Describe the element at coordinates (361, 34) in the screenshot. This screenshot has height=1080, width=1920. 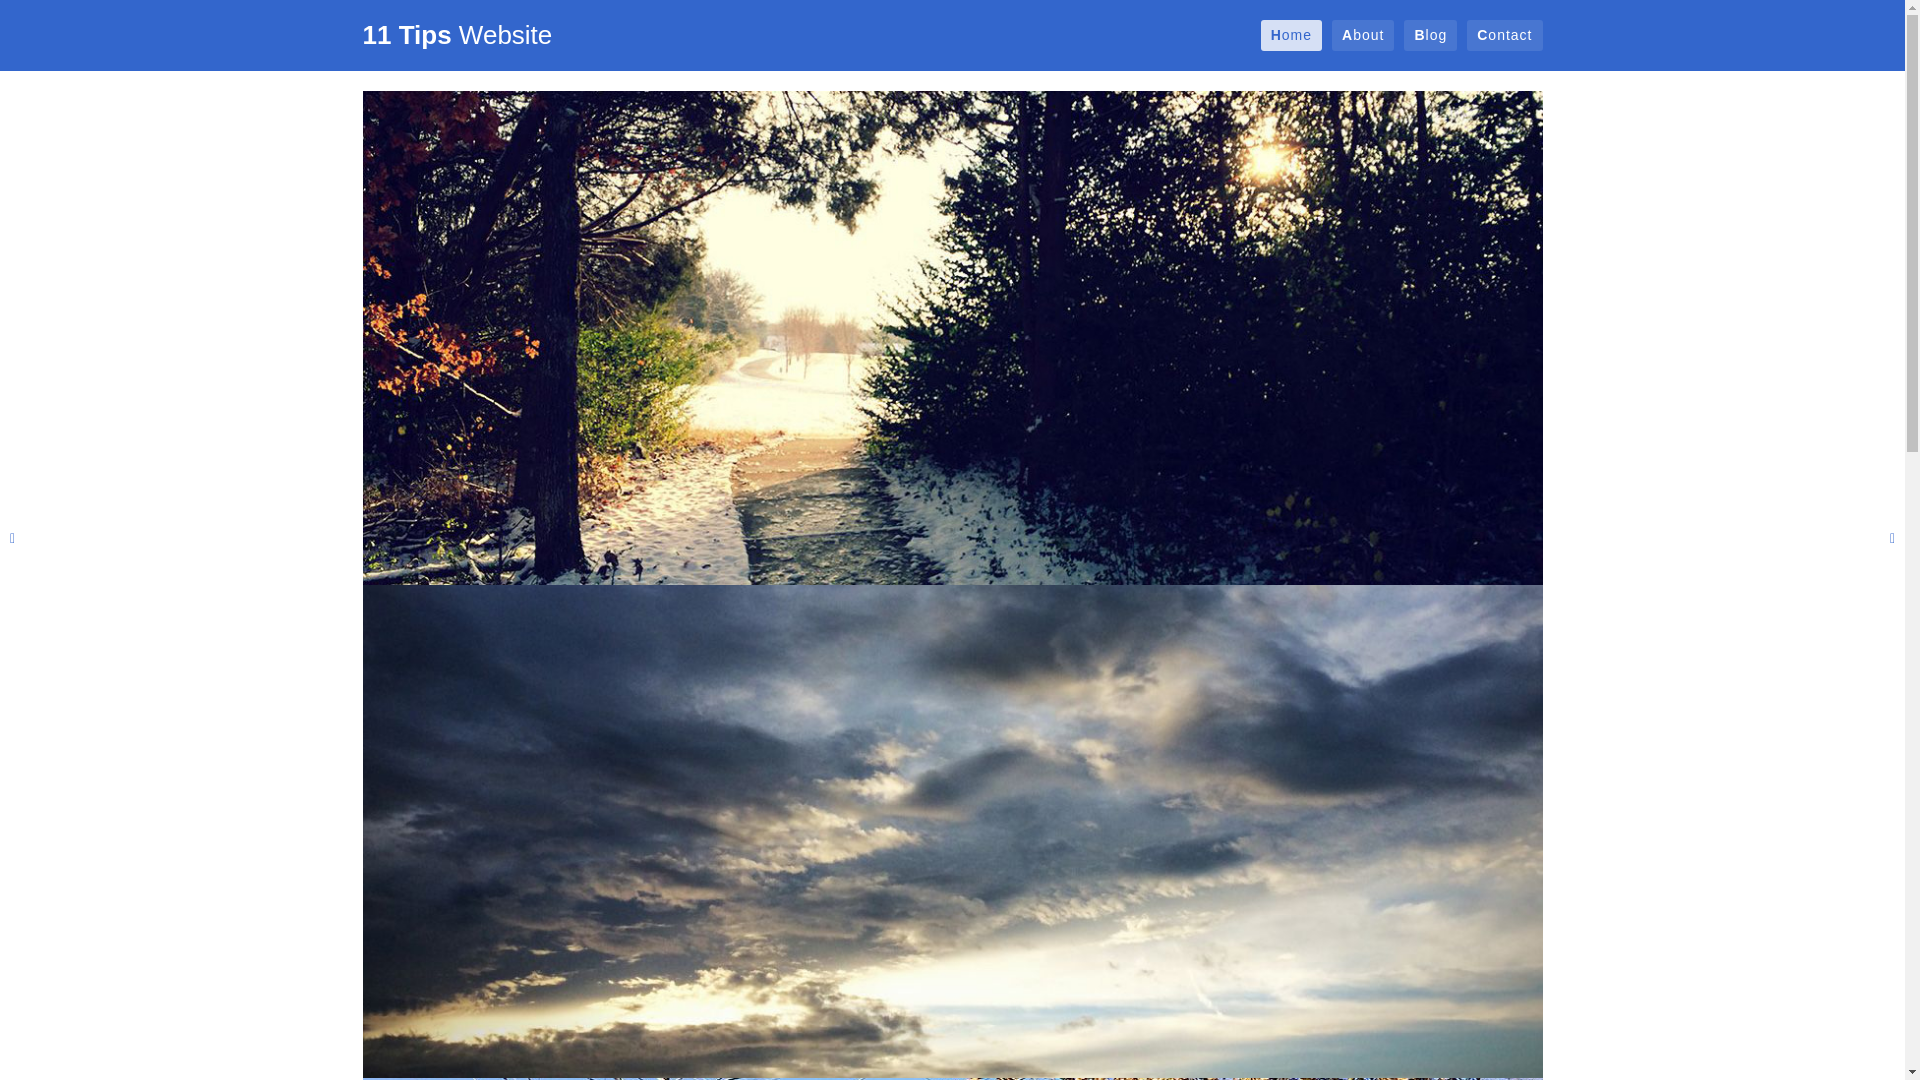
I see `'11 Tips Website'` at that location.